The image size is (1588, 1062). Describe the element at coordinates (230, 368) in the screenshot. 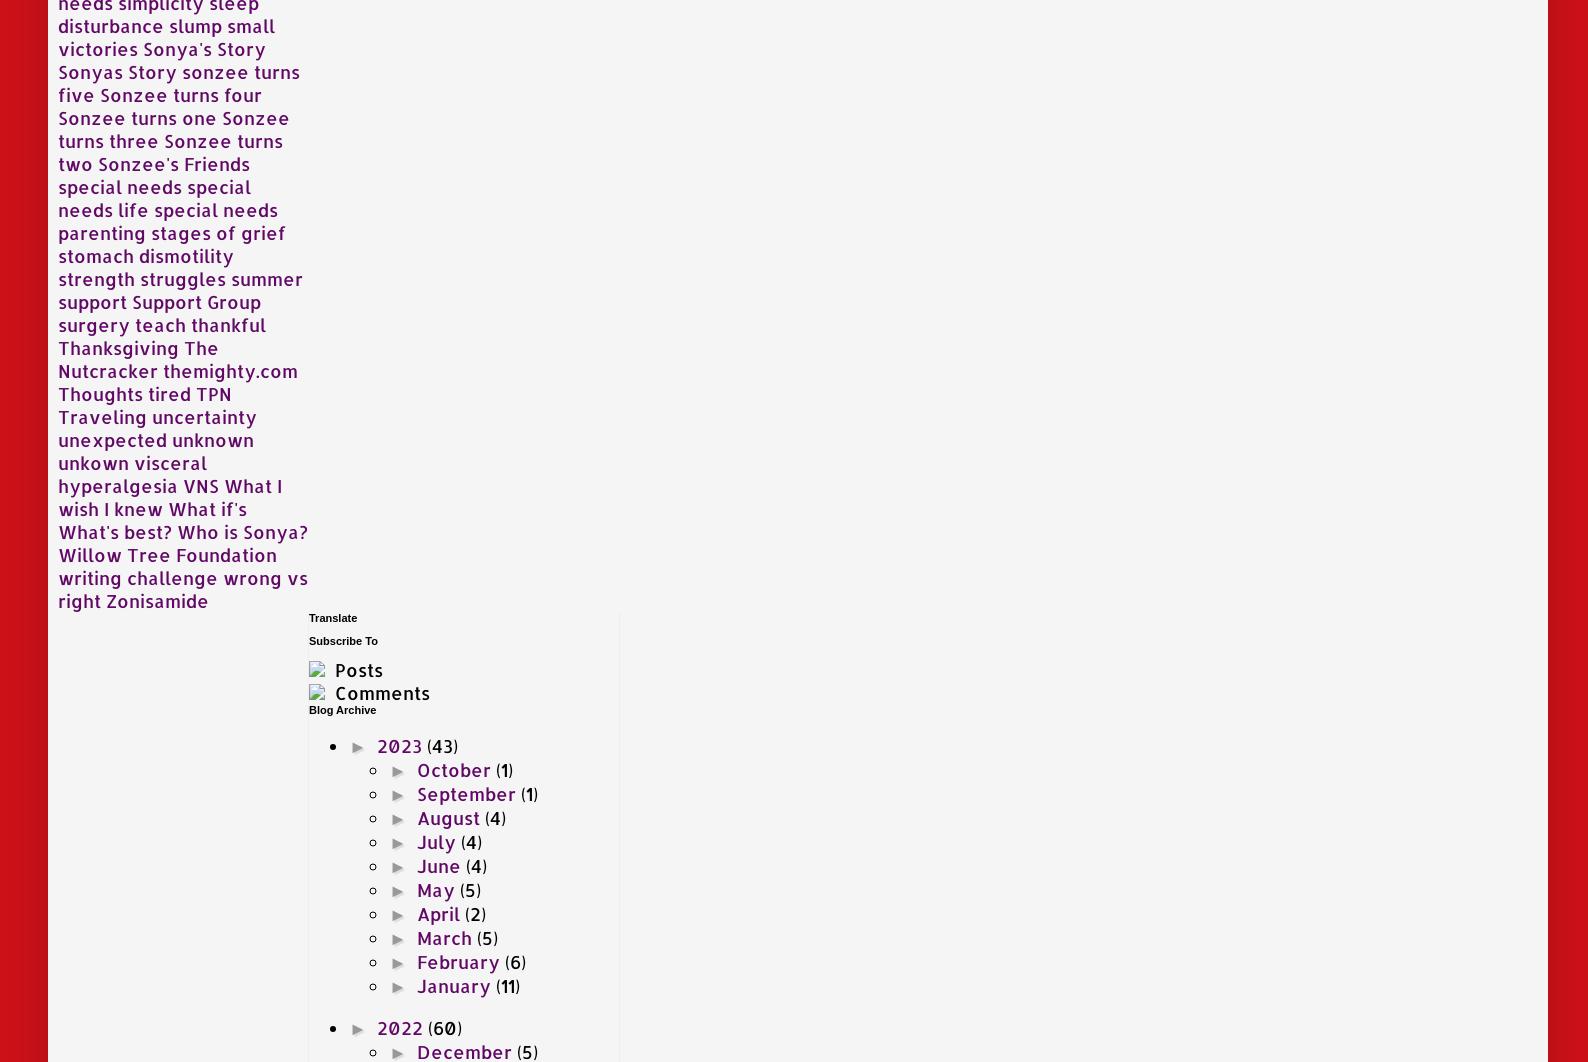

I see `'themighty.com'` at that location.